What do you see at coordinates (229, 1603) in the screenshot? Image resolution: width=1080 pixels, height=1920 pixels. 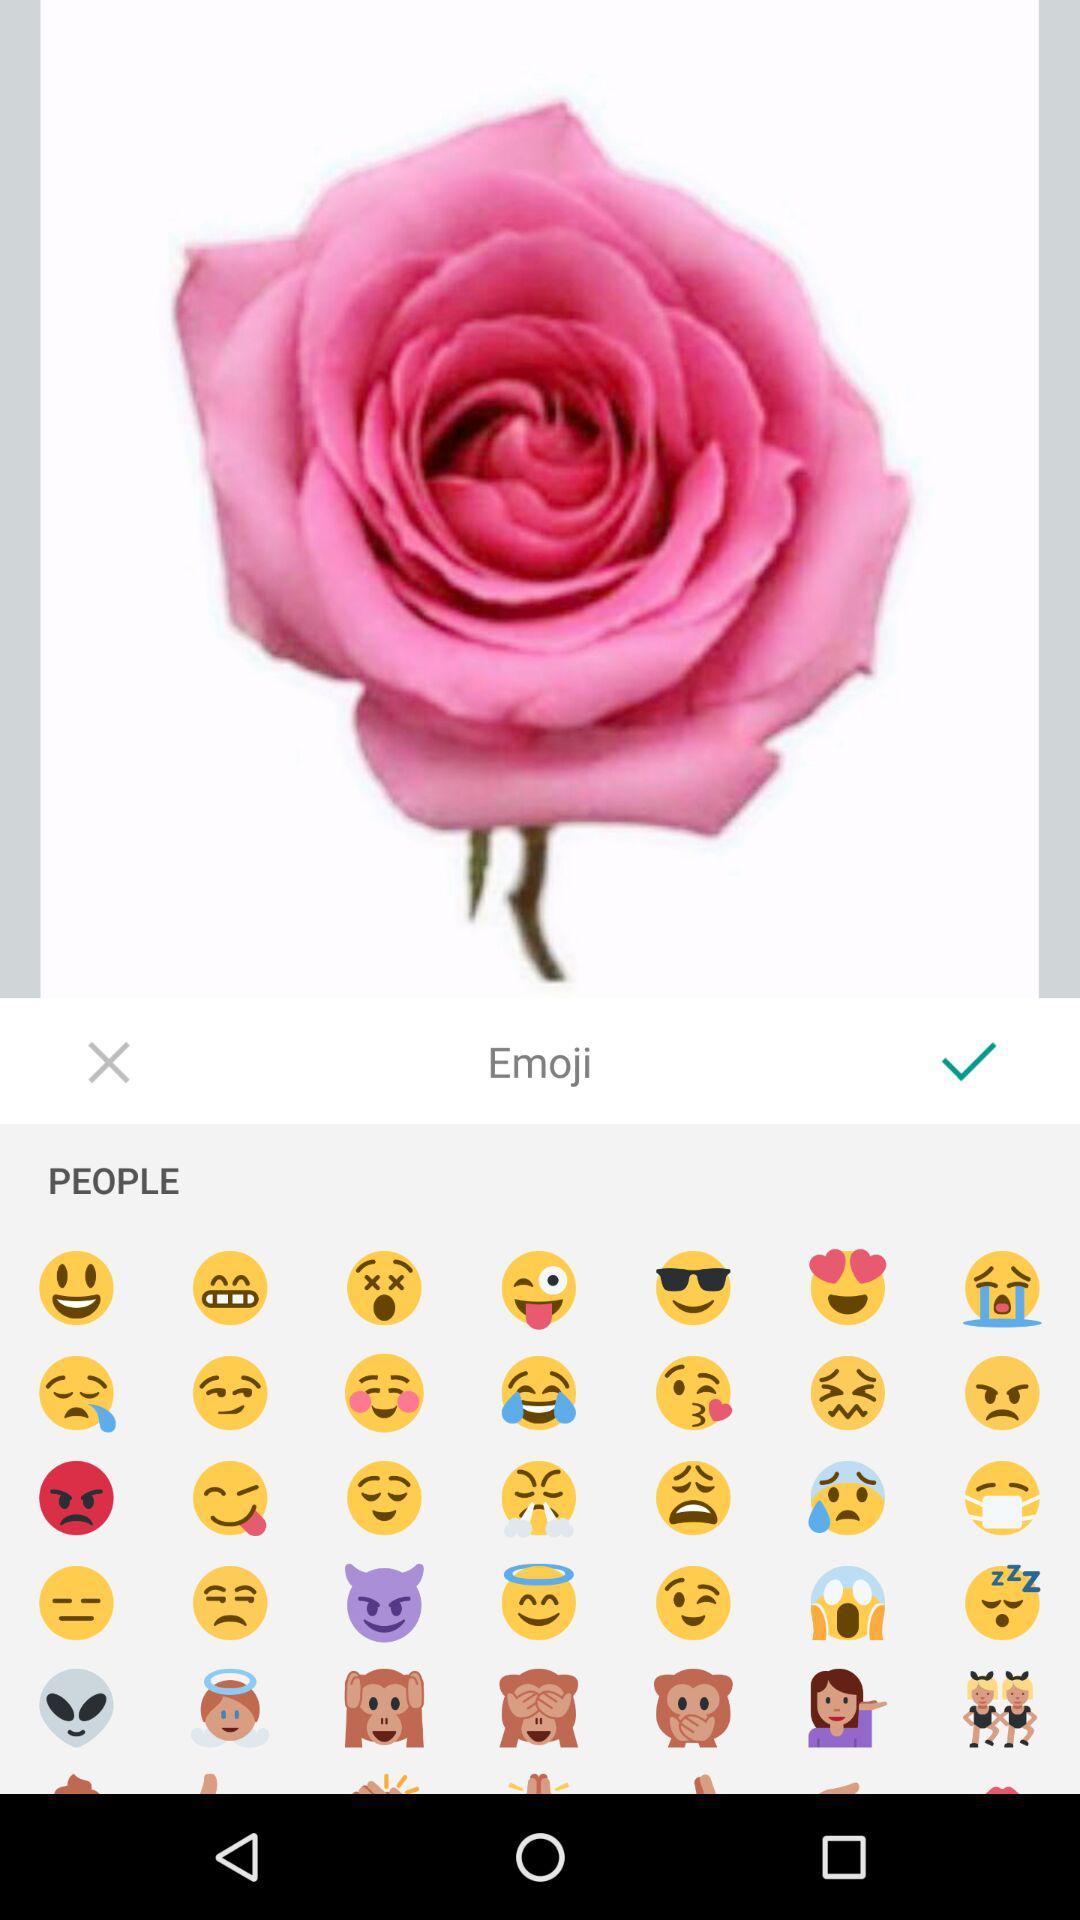 I see `a smiley` at bounding box center [229, 1603].